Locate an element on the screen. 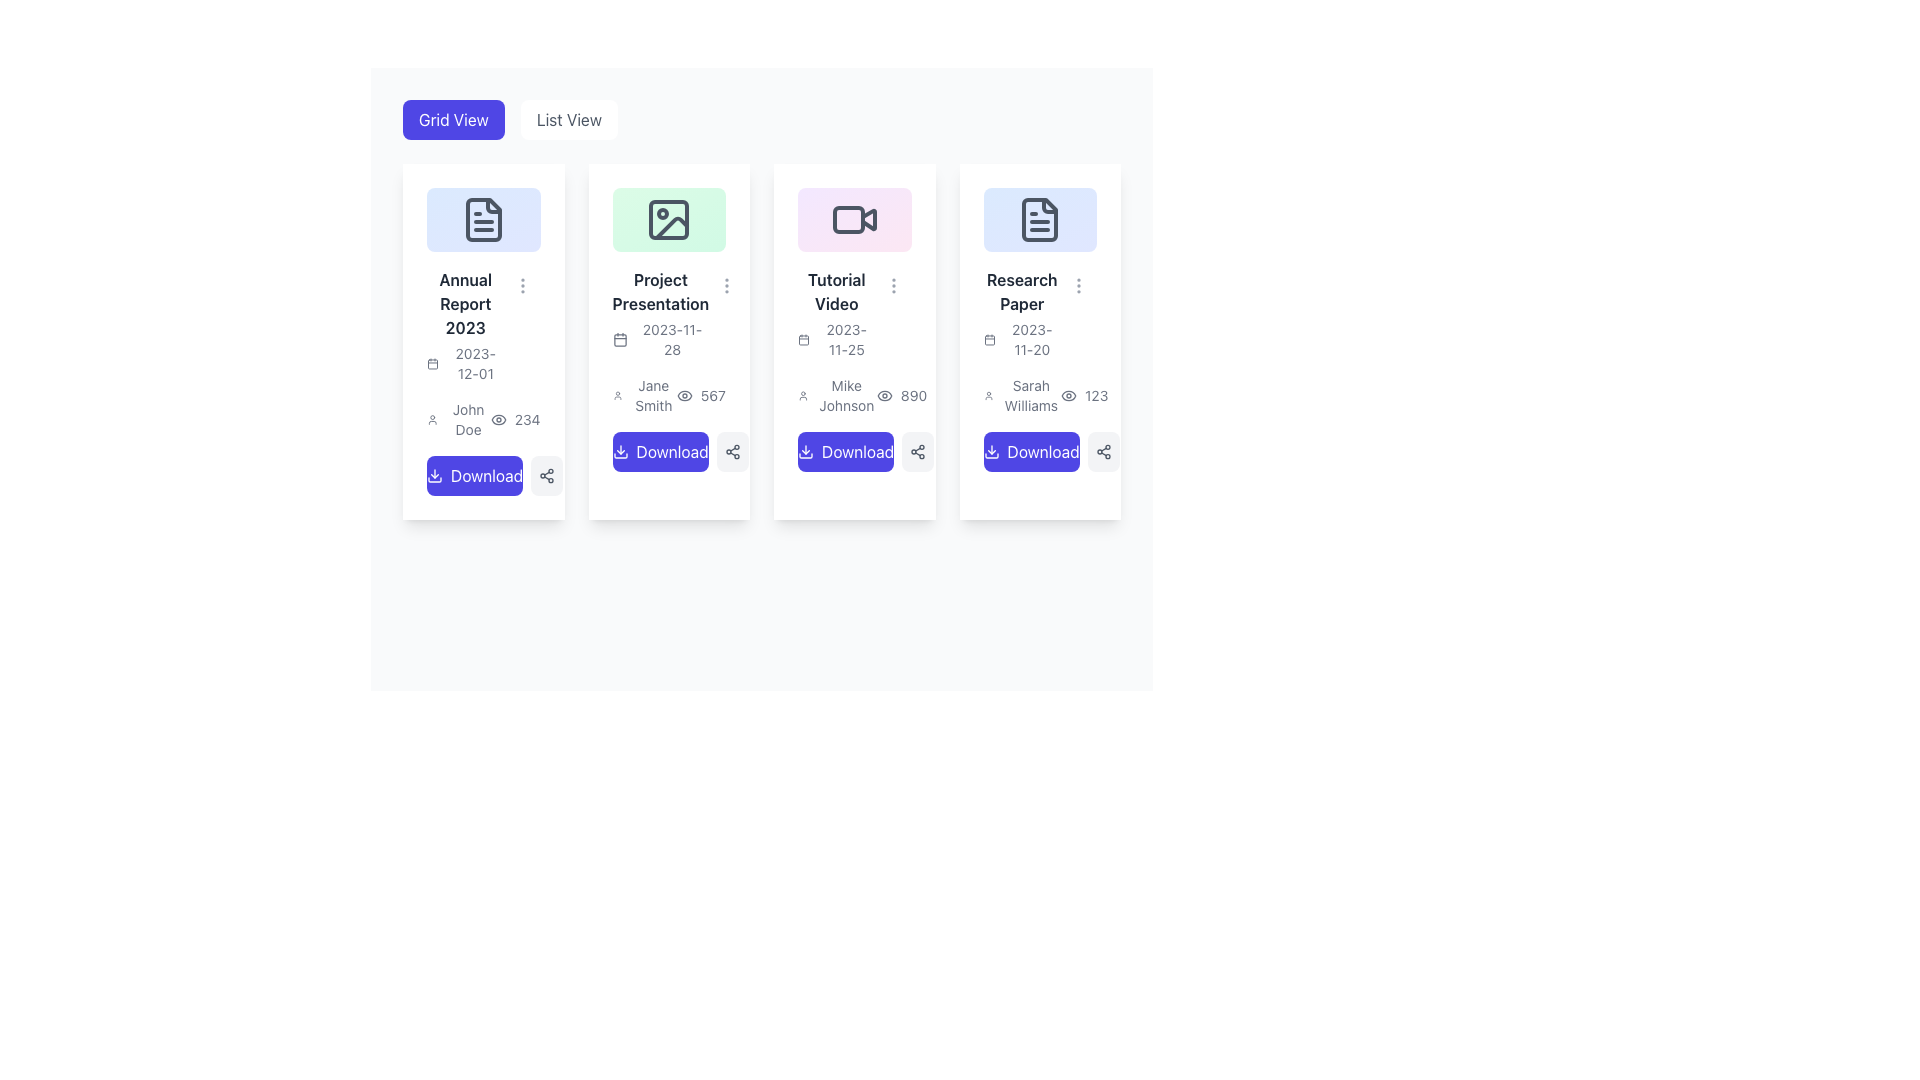 The width and height of the screenshot is (1920, 1080). the icon button with three interconnected circles located at the bottom-right corner of the 'Tutorial Video' card to share associated content is located at coordinates (917, 451).